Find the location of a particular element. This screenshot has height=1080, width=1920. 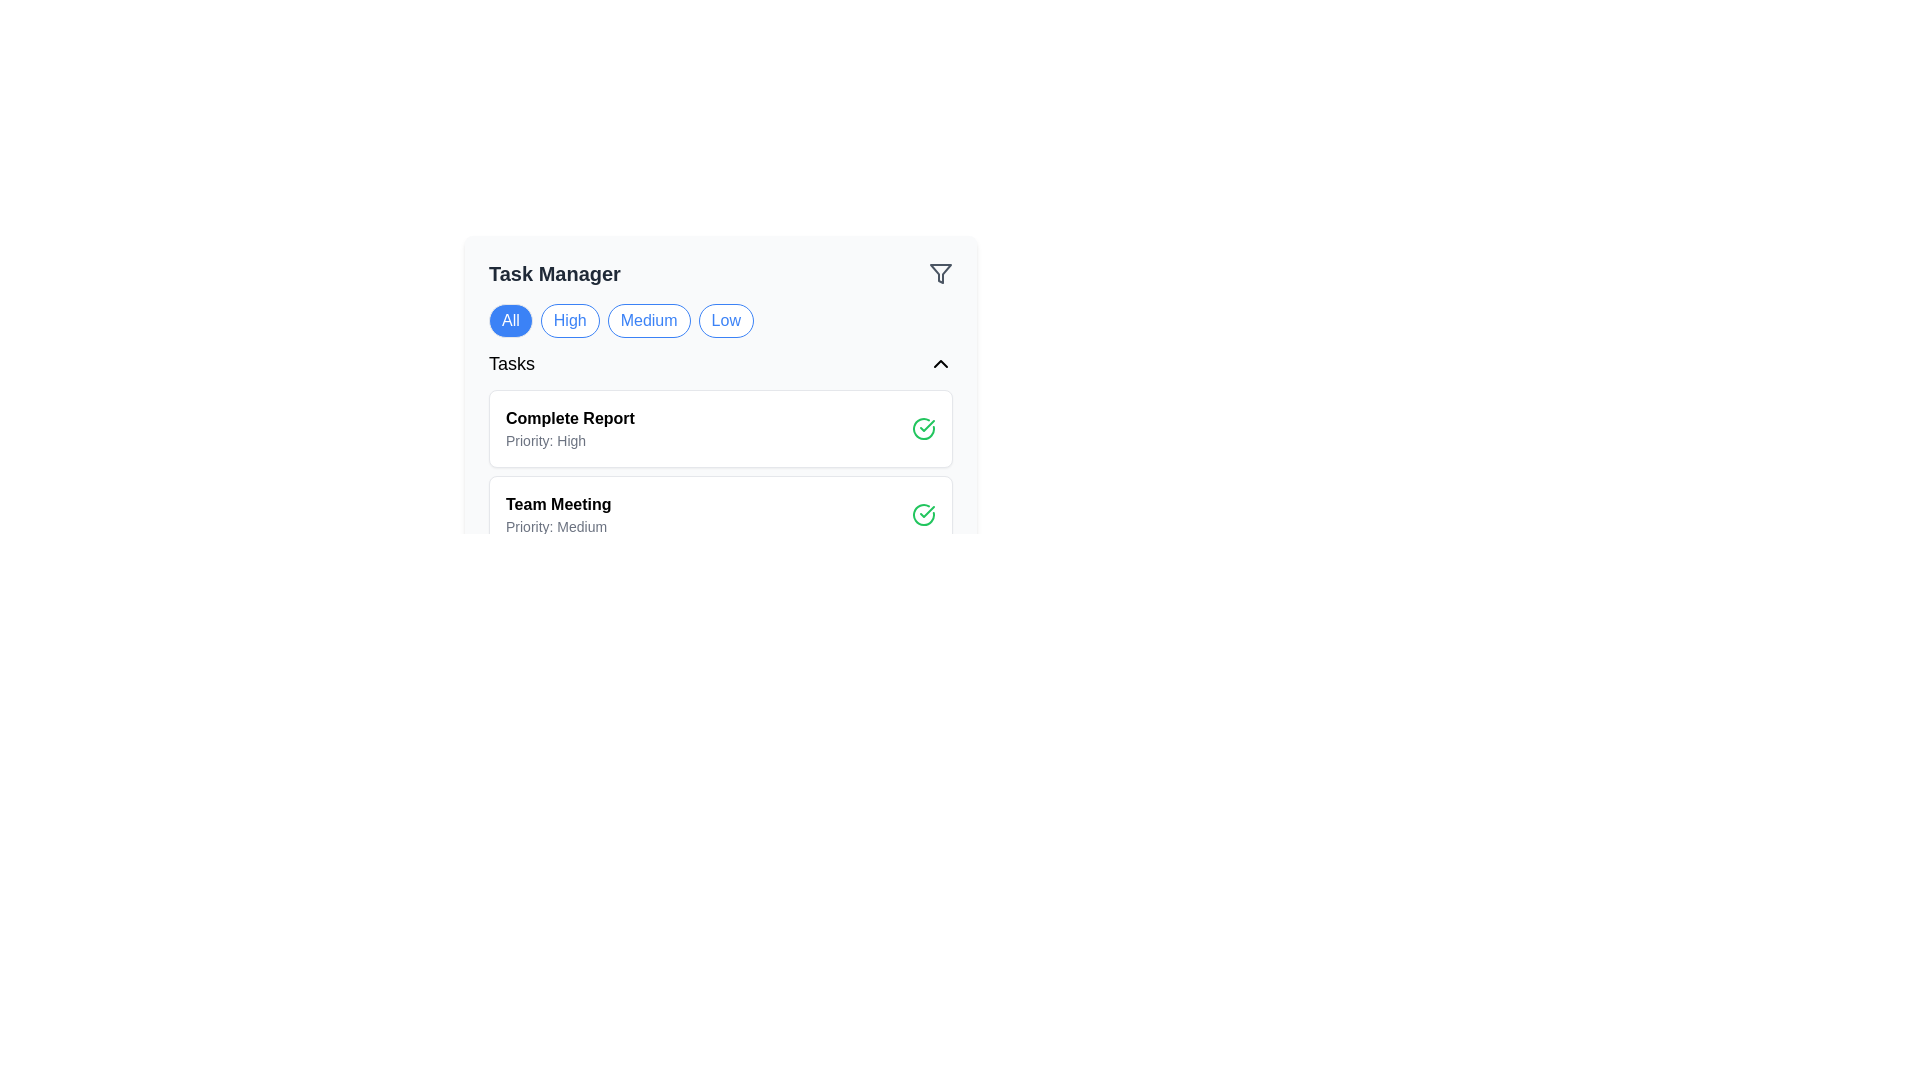

the medium-sized circular icon with a green outline and a checkmark inside it, located at the bottom-right corner of the 'Team Meeting' task entry is located at coordinates (923, 514).